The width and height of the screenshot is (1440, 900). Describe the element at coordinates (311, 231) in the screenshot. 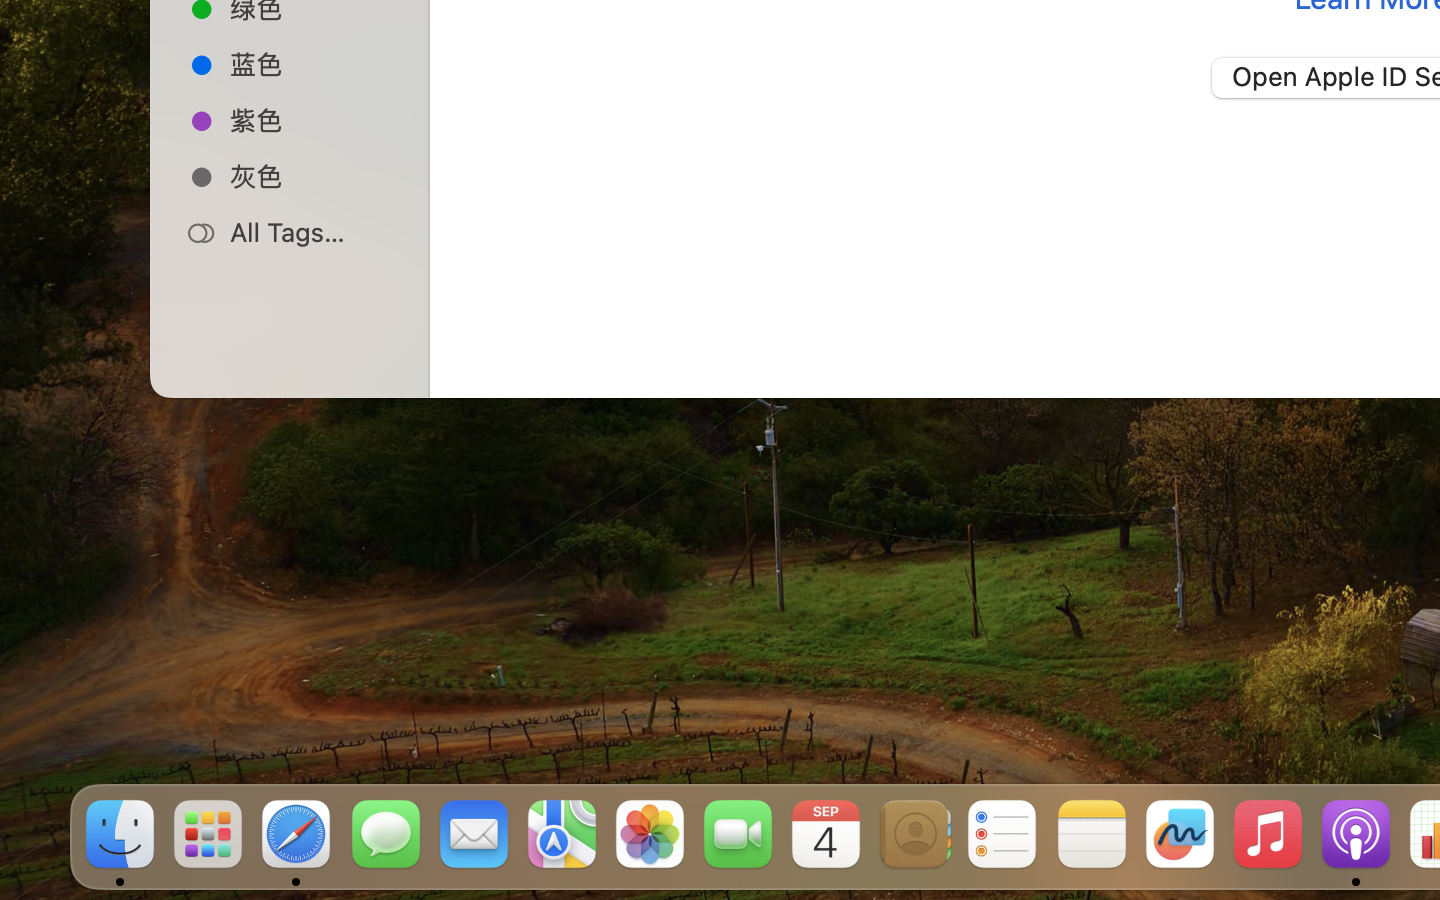

I see `'All Tags…'` at that location.